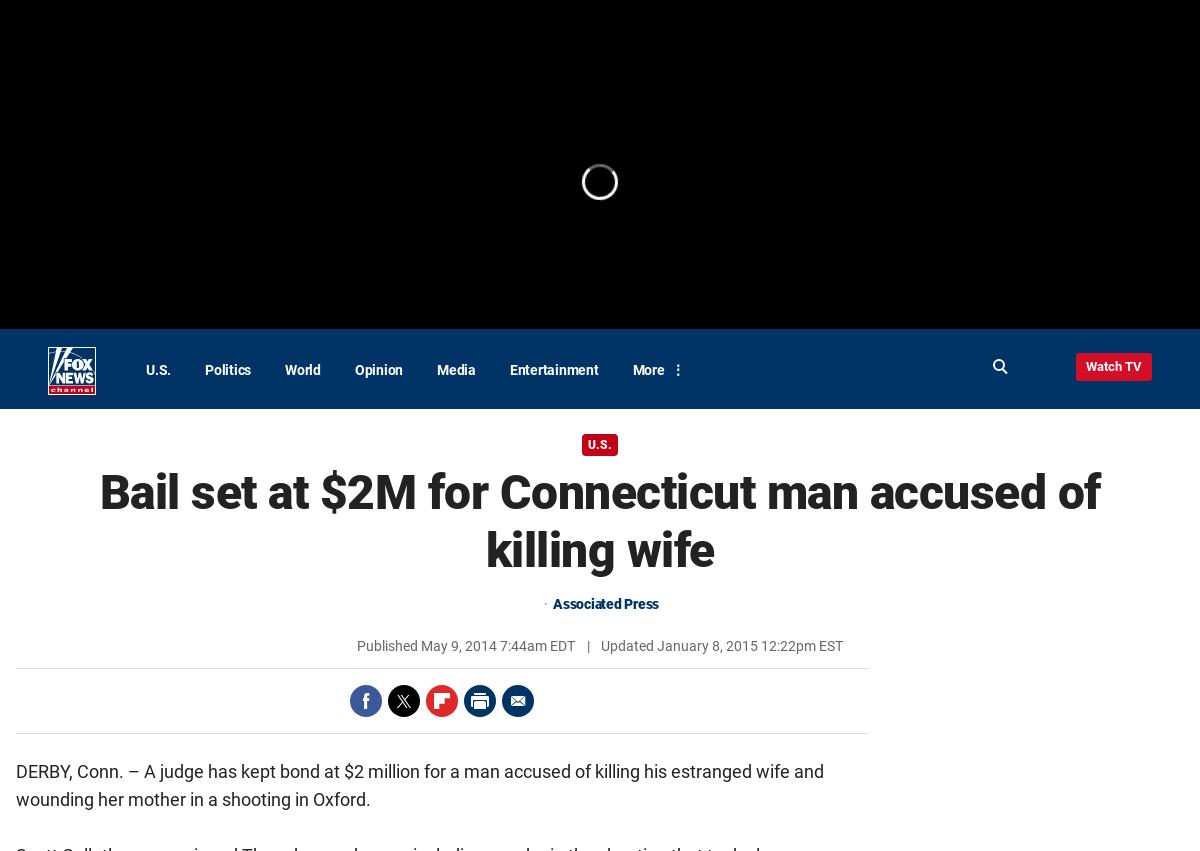  What do you see at coordinates (80, 771) in the screenshot?
I see `'DERBY, Conn. –'` at bounding box center [80, 771].